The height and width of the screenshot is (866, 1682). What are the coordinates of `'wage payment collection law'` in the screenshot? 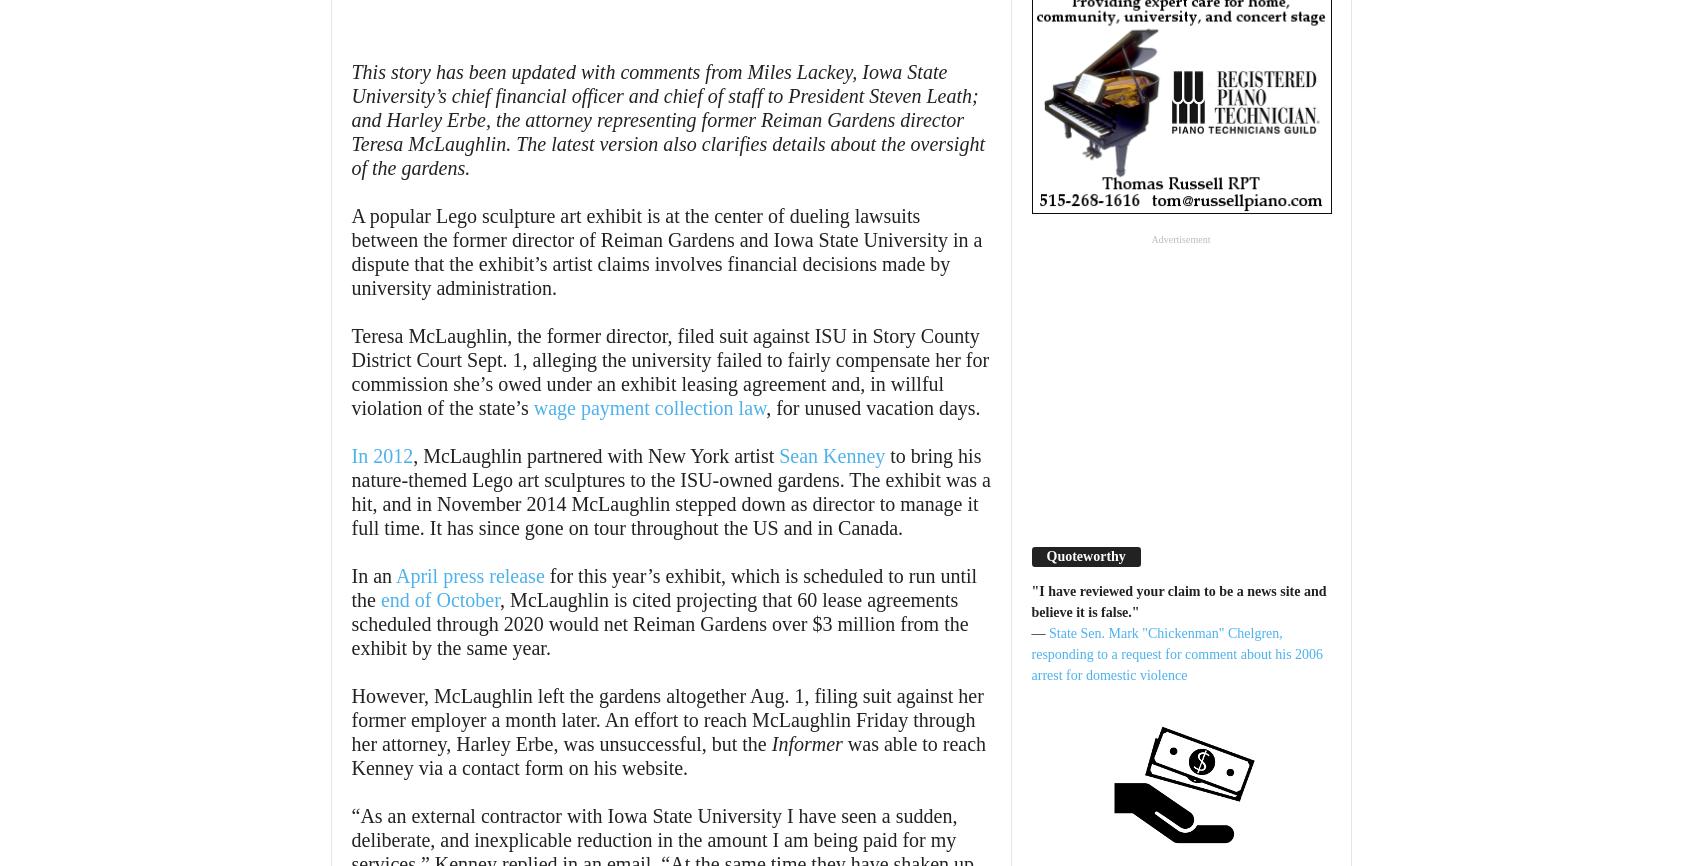 It's located at (533, 406).